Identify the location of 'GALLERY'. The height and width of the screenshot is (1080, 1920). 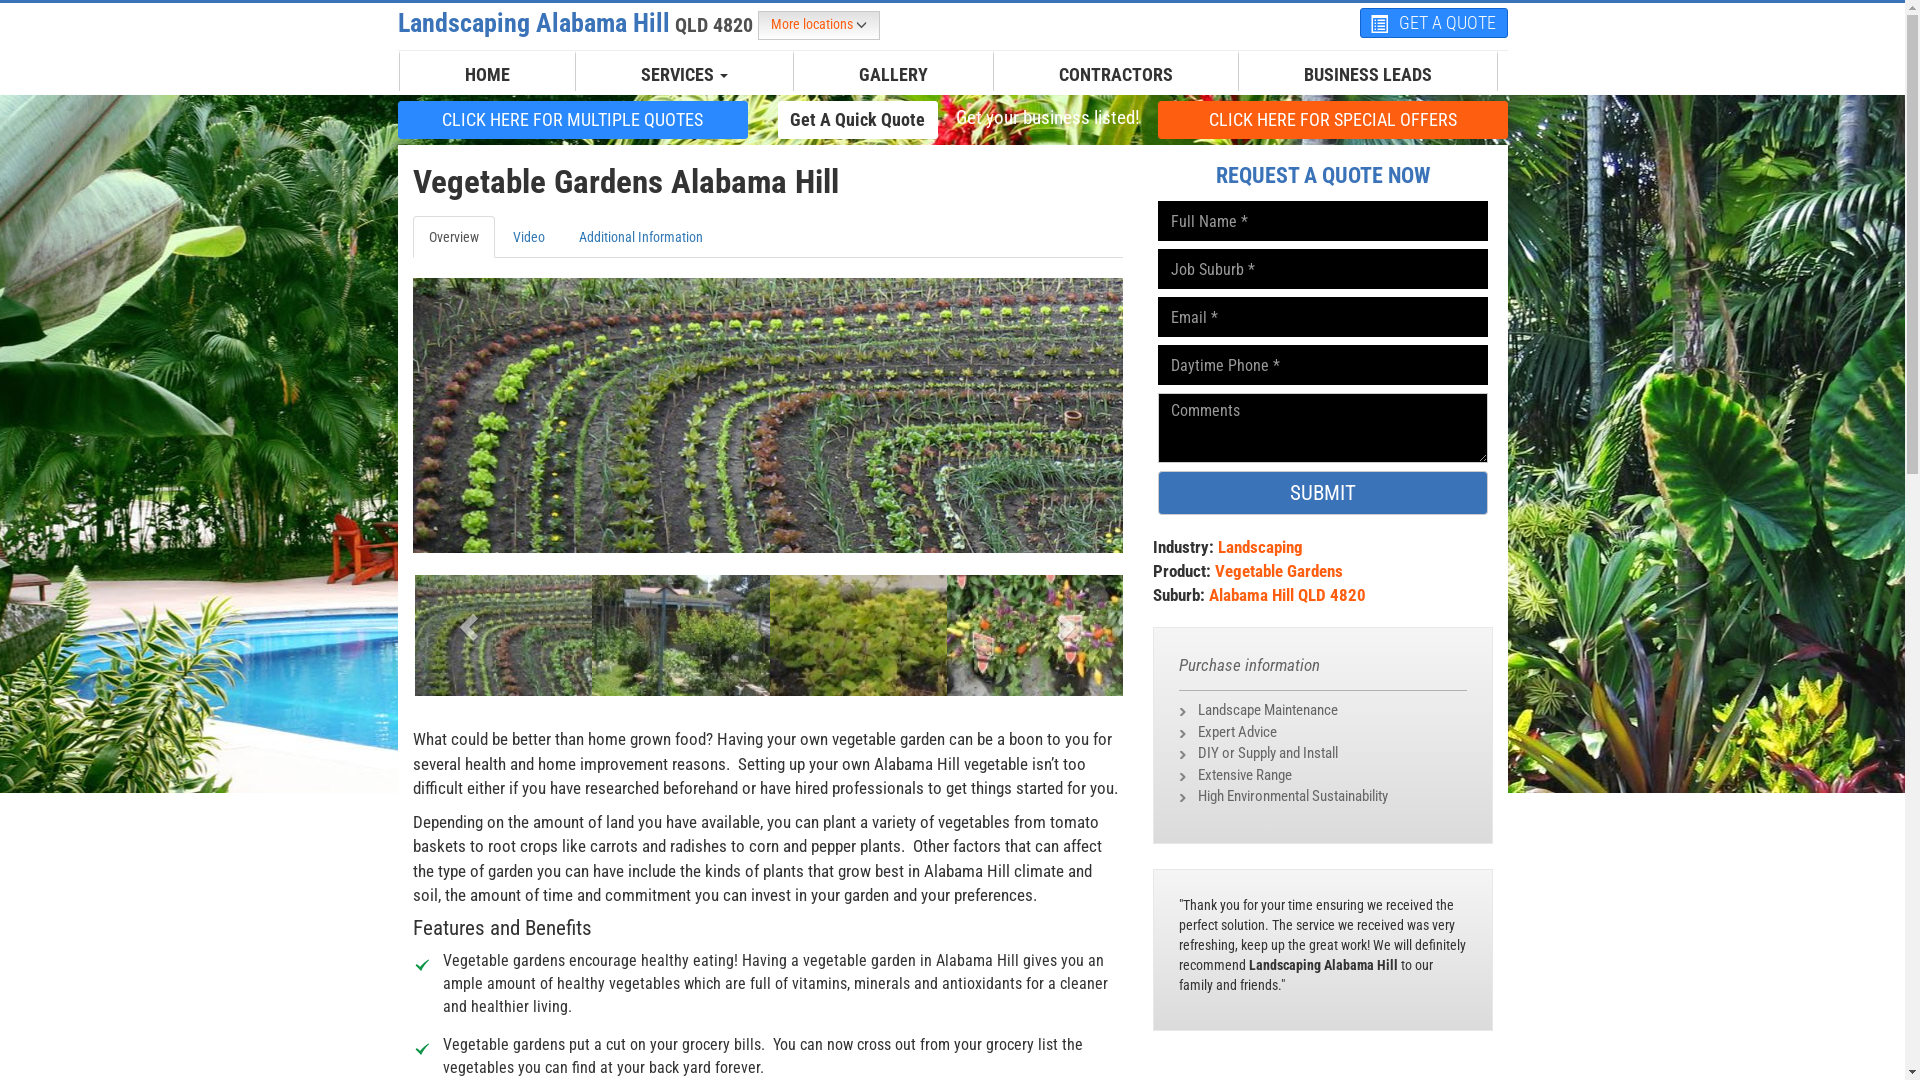
(892, 73).